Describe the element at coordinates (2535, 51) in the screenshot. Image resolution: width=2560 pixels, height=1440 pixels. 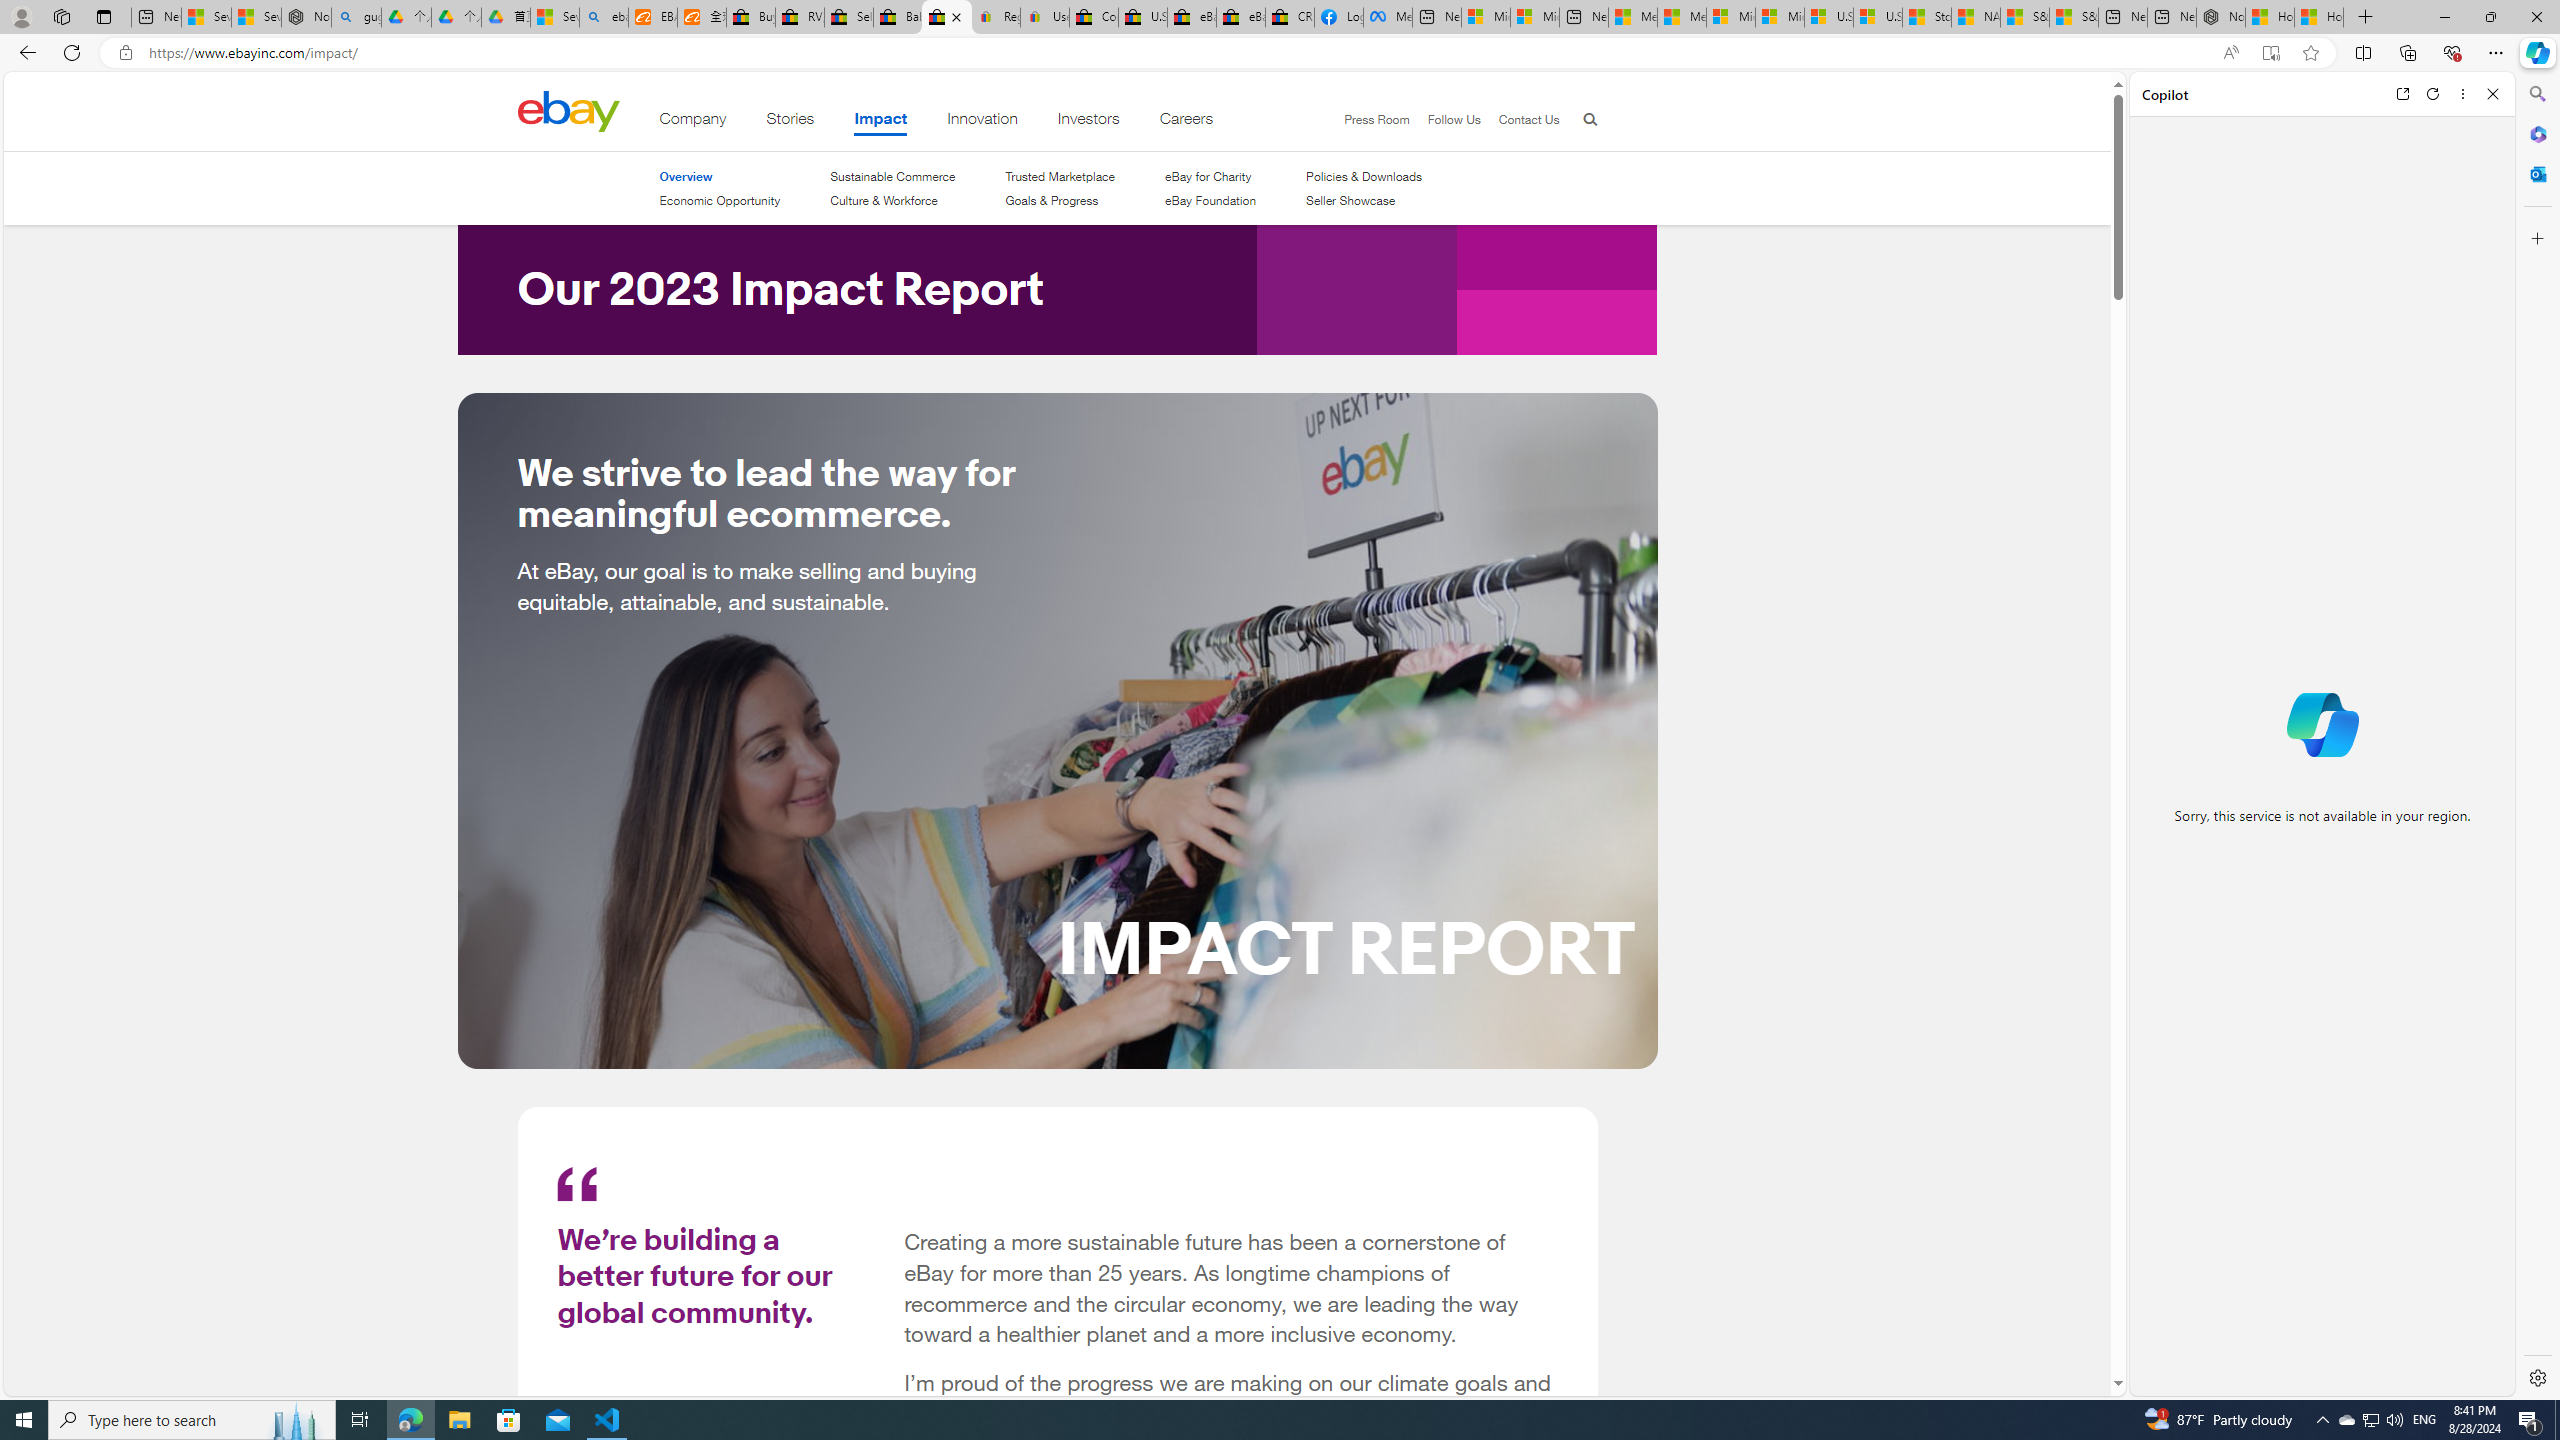
I see `'Copilot (Ctrl+Shift+.)'` at that location.